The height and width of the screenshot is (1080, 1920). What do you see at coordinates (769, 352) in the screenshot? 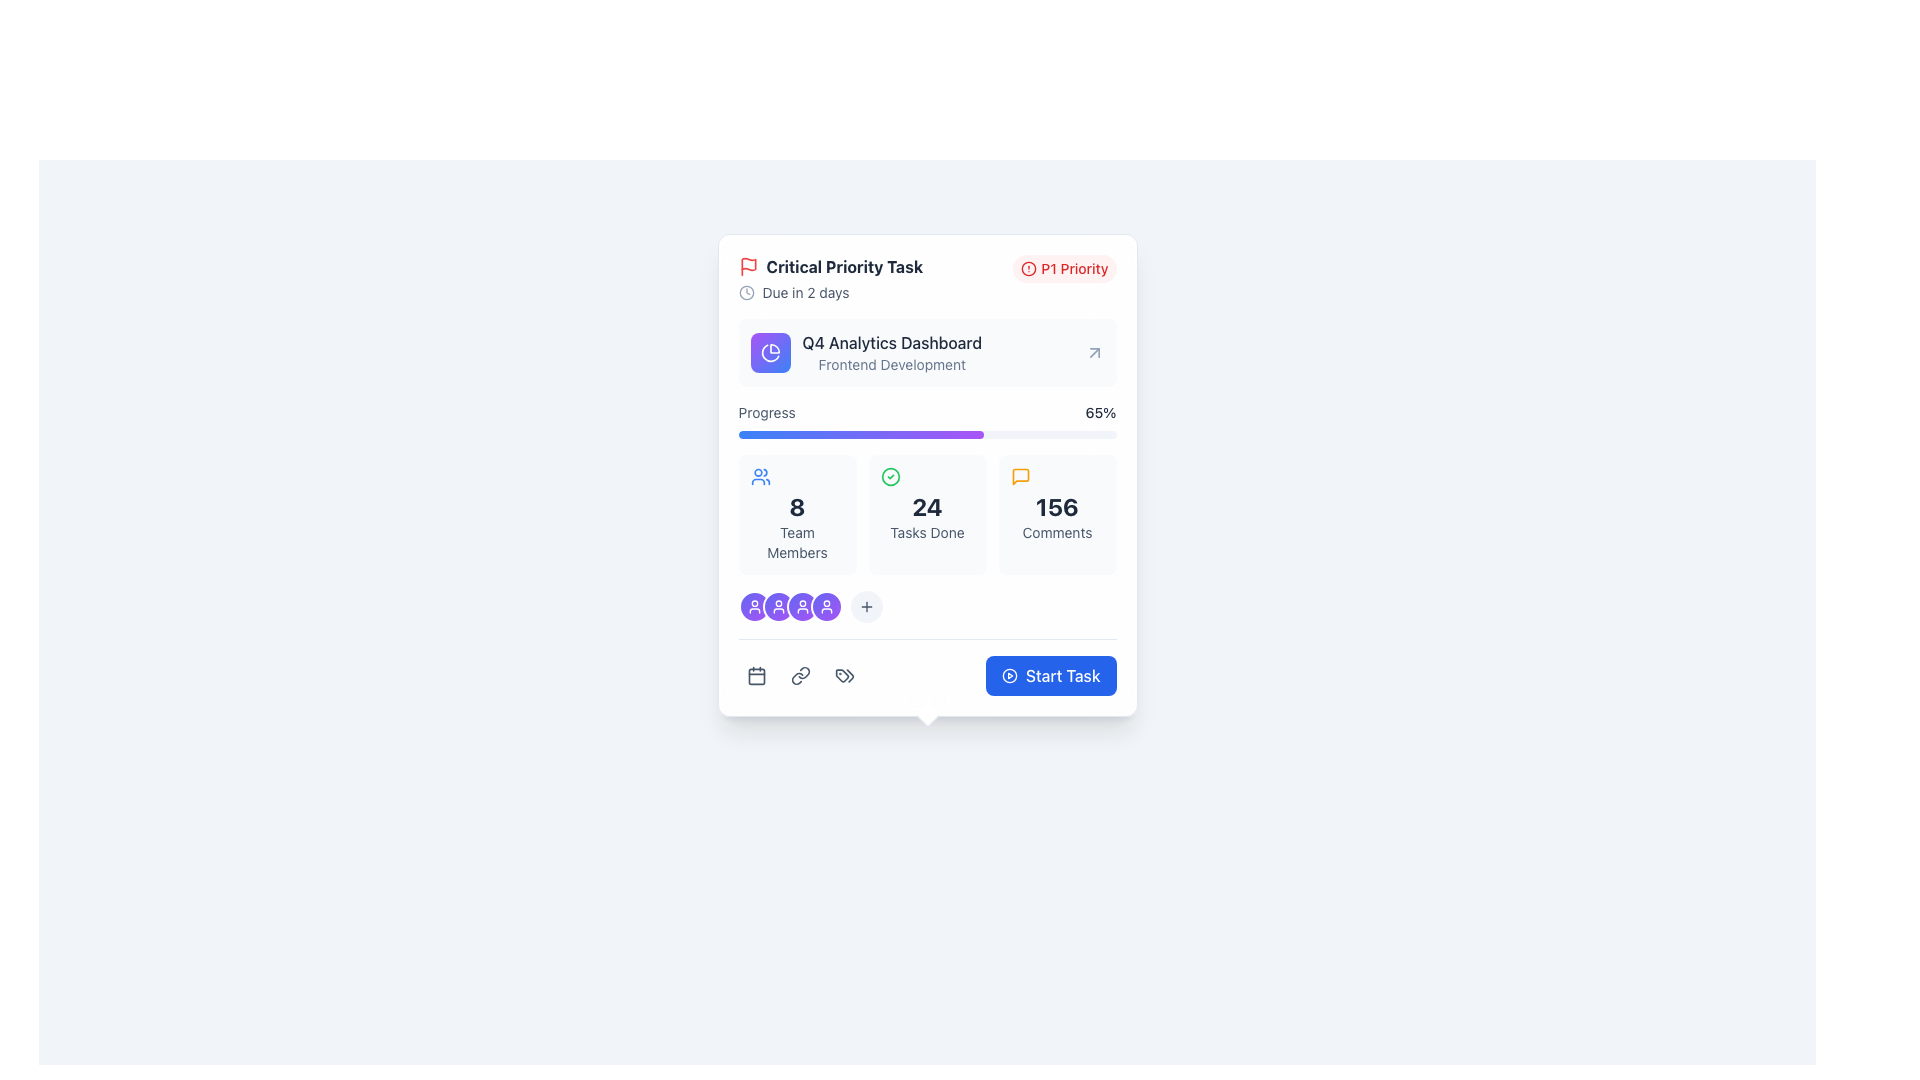
I see `the circular pie chart icon with a gradient purple-to-blue backdrop, located beside the title text 'Q4 Analytics Dashboard'` at bounding box center [769, 352].